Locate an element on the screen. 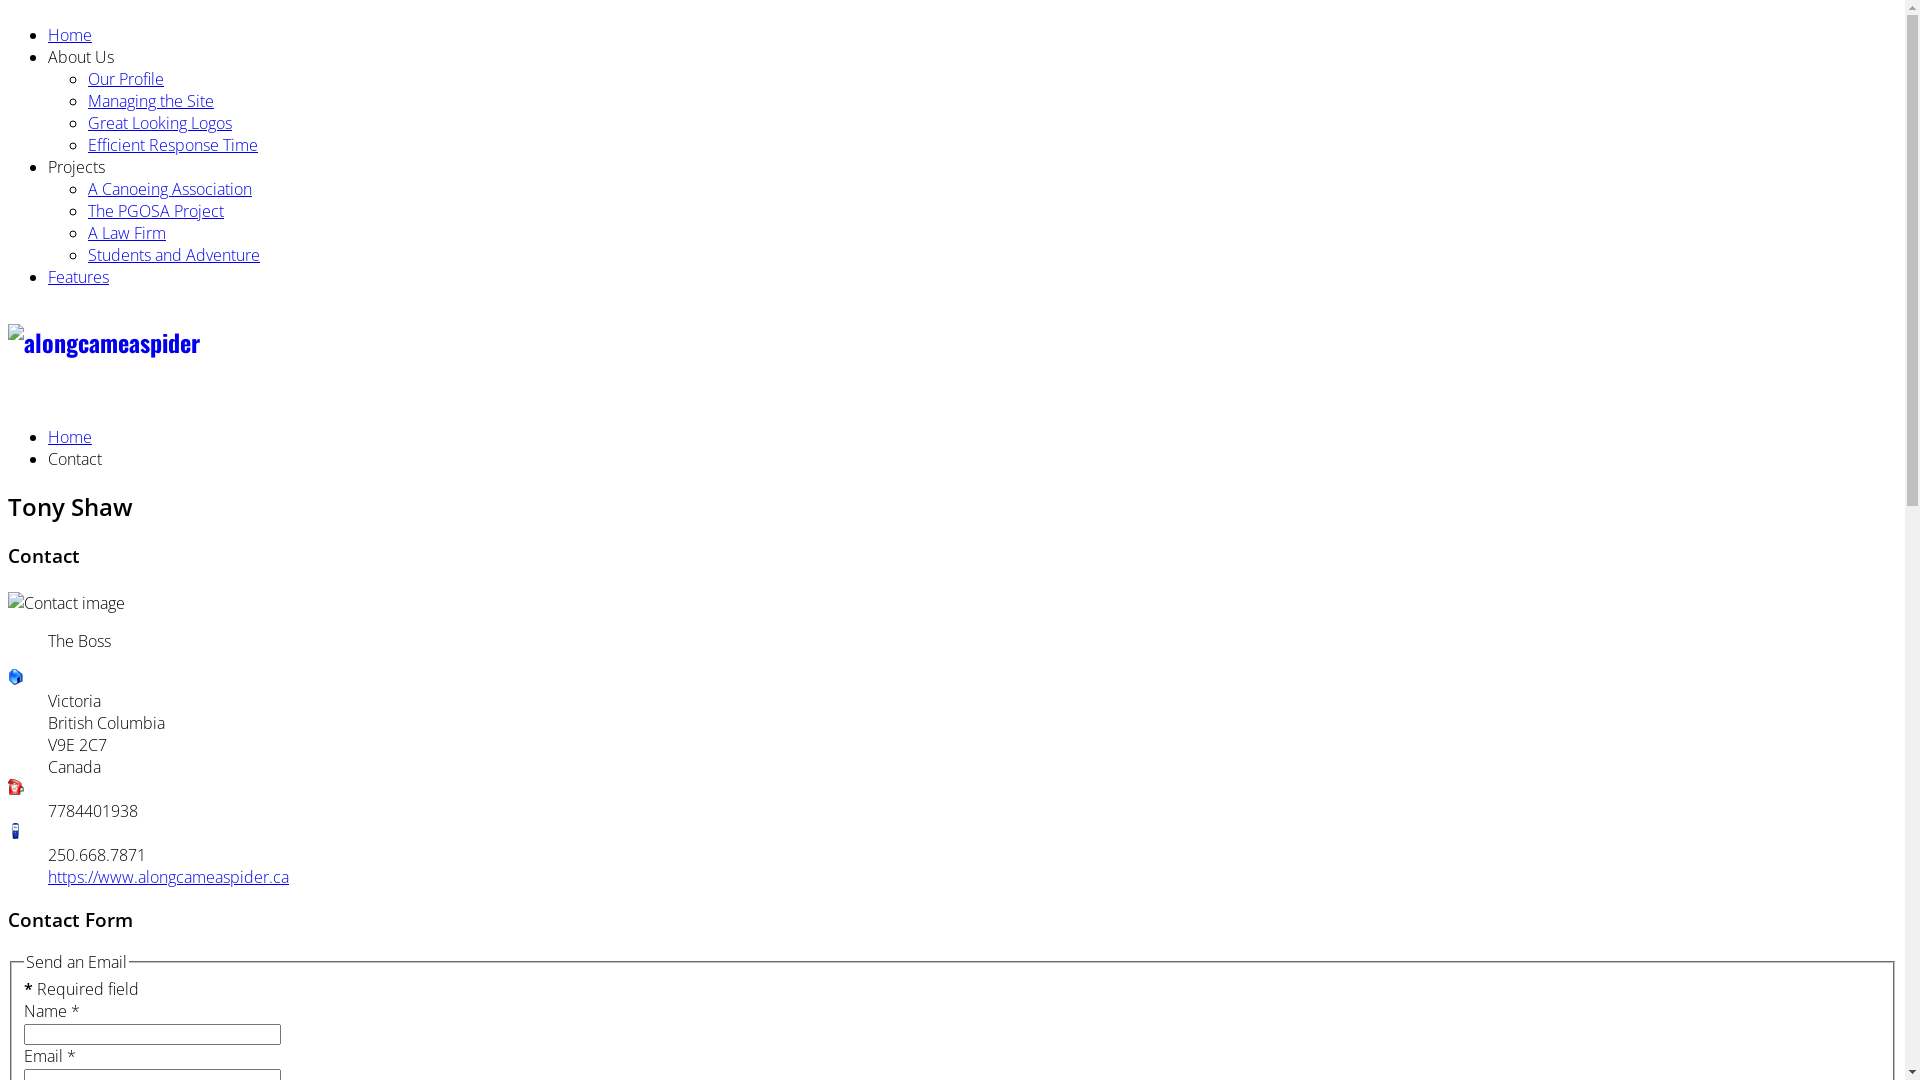 The width and height of the screenshot is (1920, 1080). 'Our Profile' is located at coordinates (124, 77).